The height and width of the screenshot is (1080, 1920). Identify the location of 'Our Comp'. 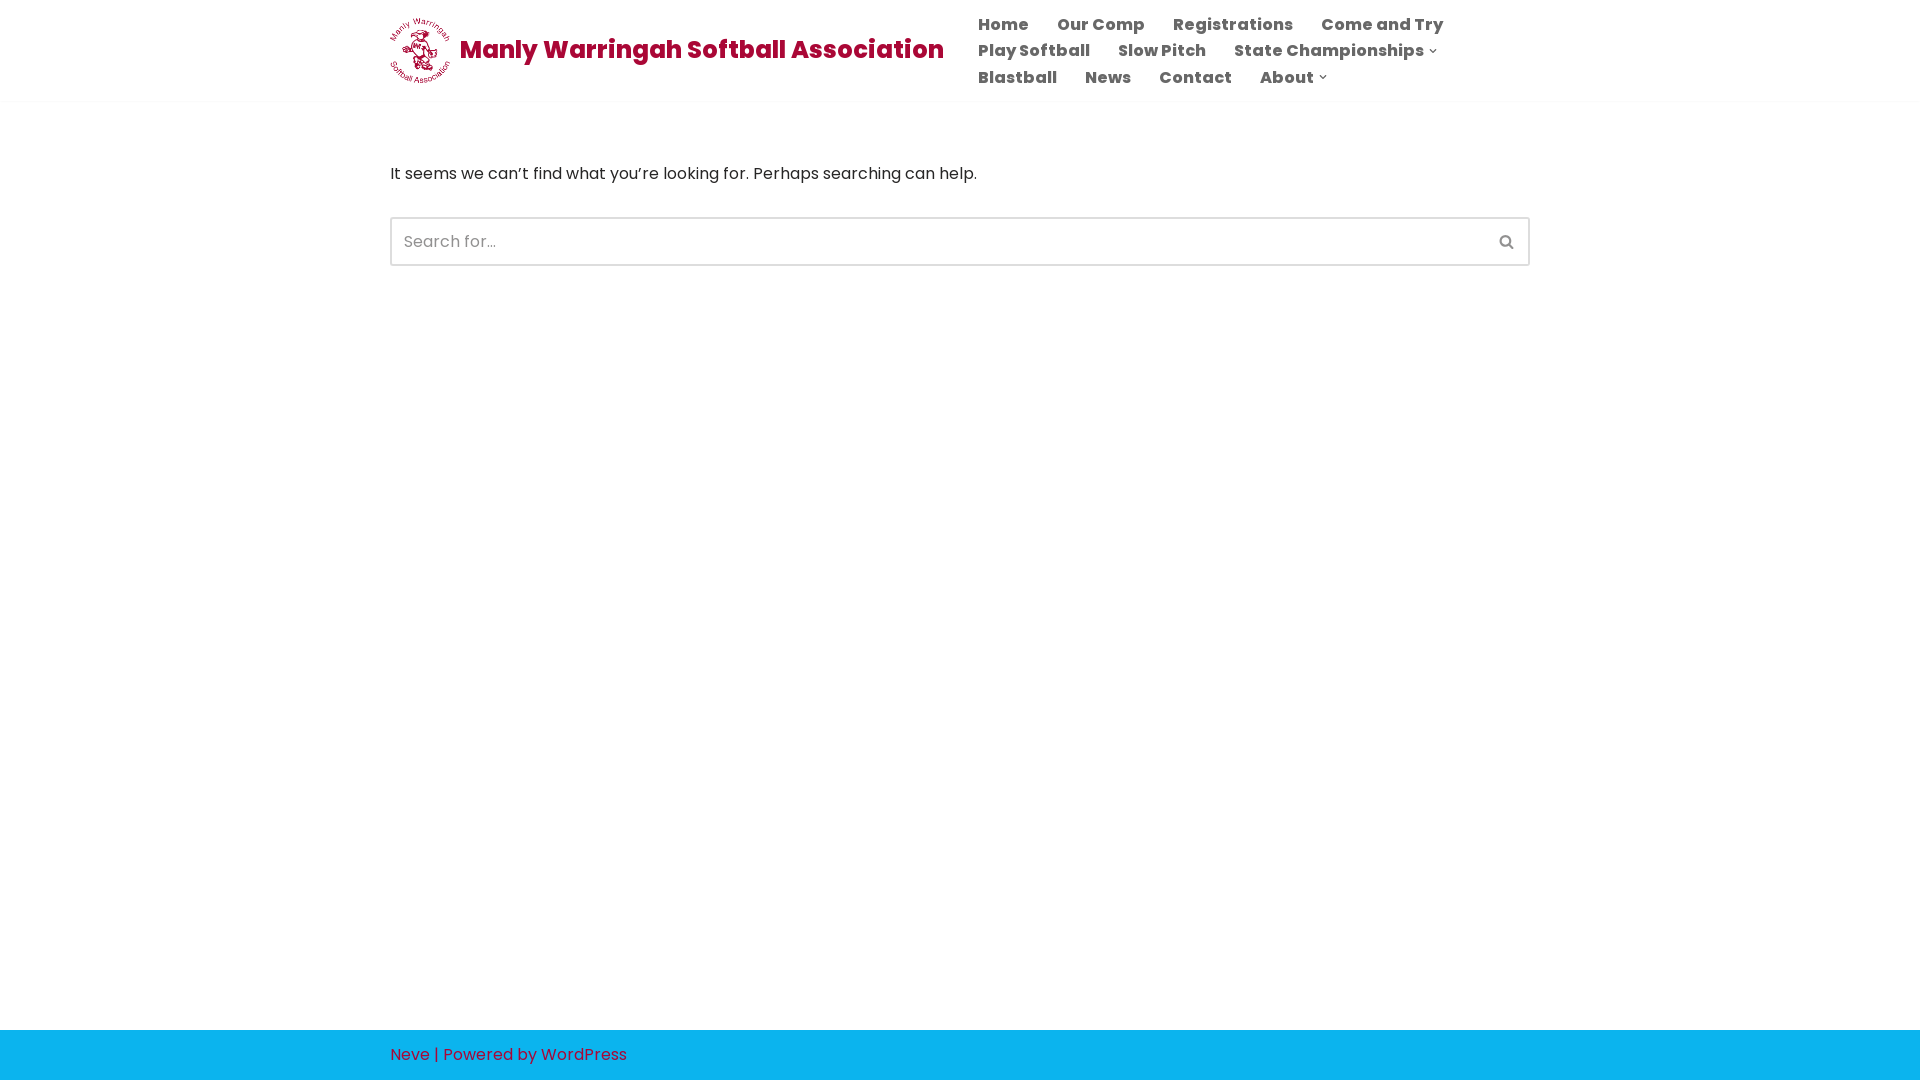
(1099, 24).